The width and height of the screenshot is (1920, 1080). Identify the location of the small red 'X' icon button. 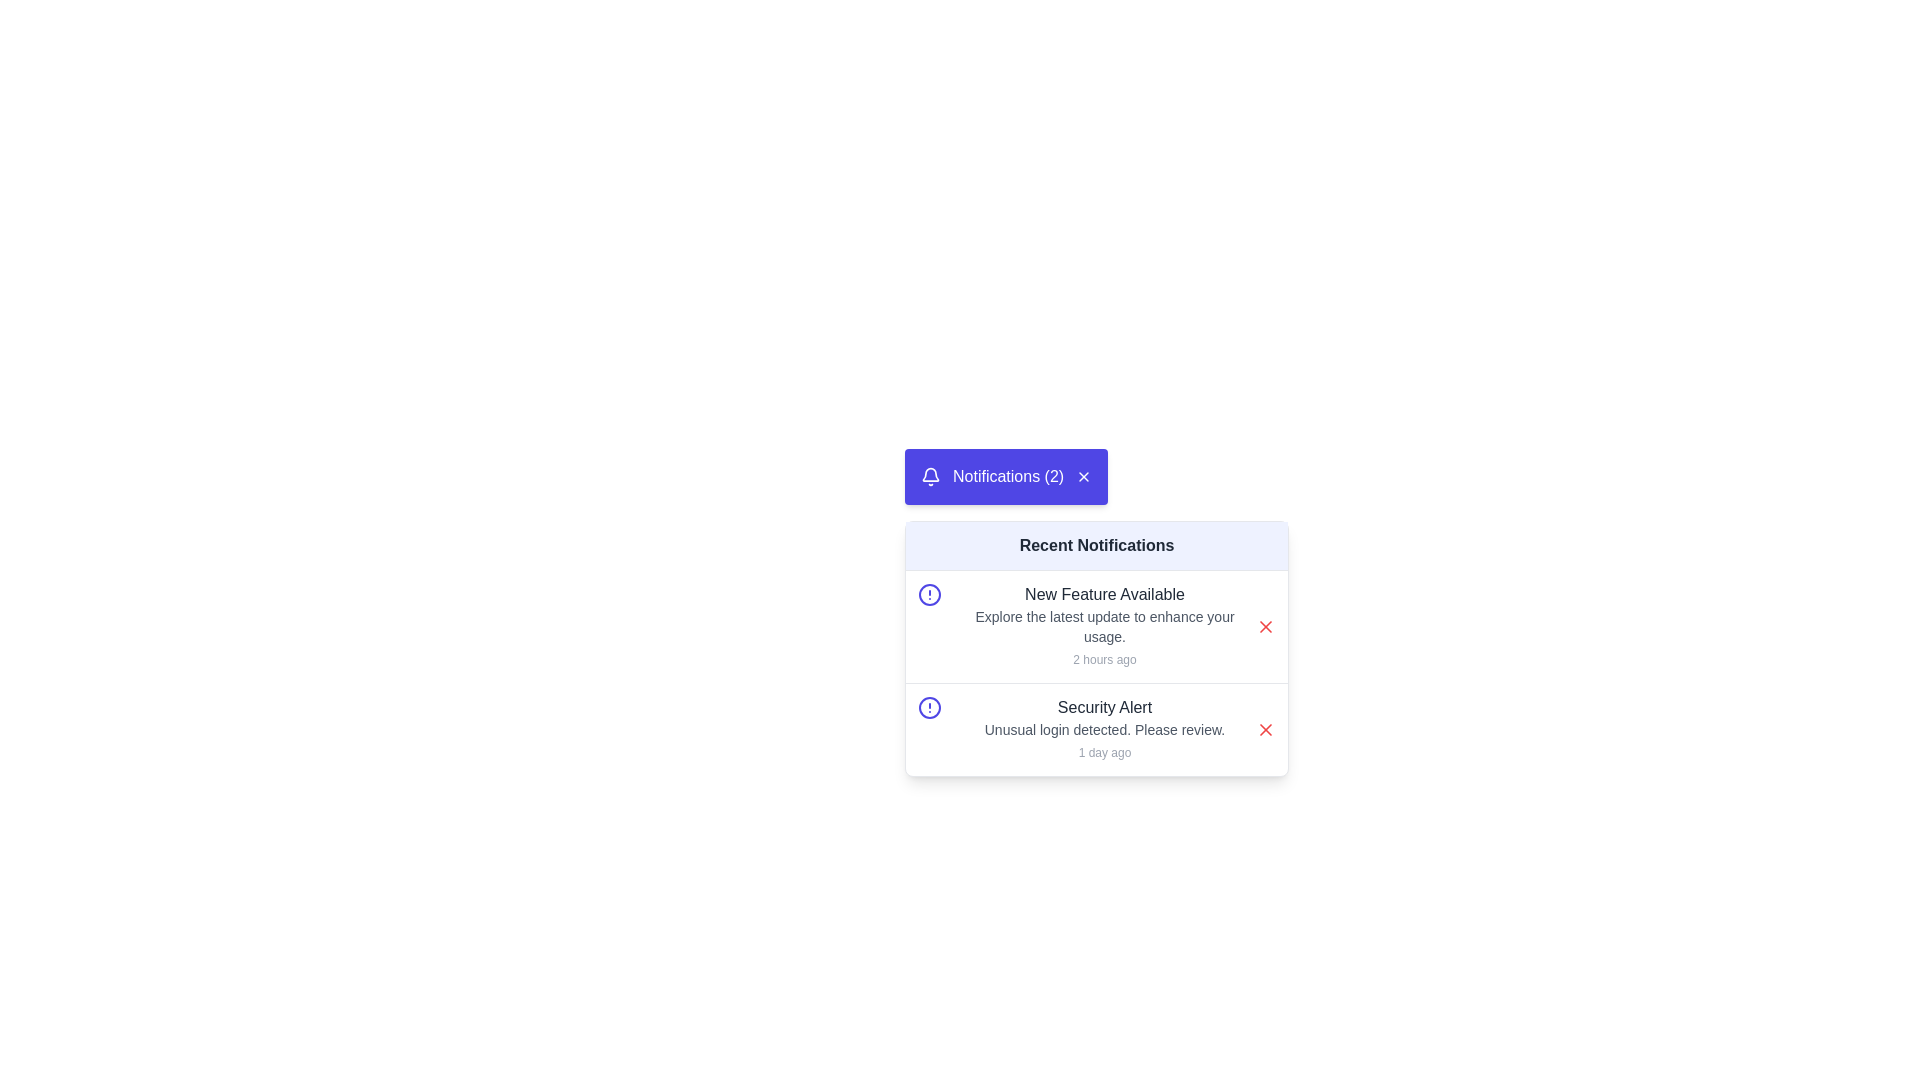
(1265, 729).